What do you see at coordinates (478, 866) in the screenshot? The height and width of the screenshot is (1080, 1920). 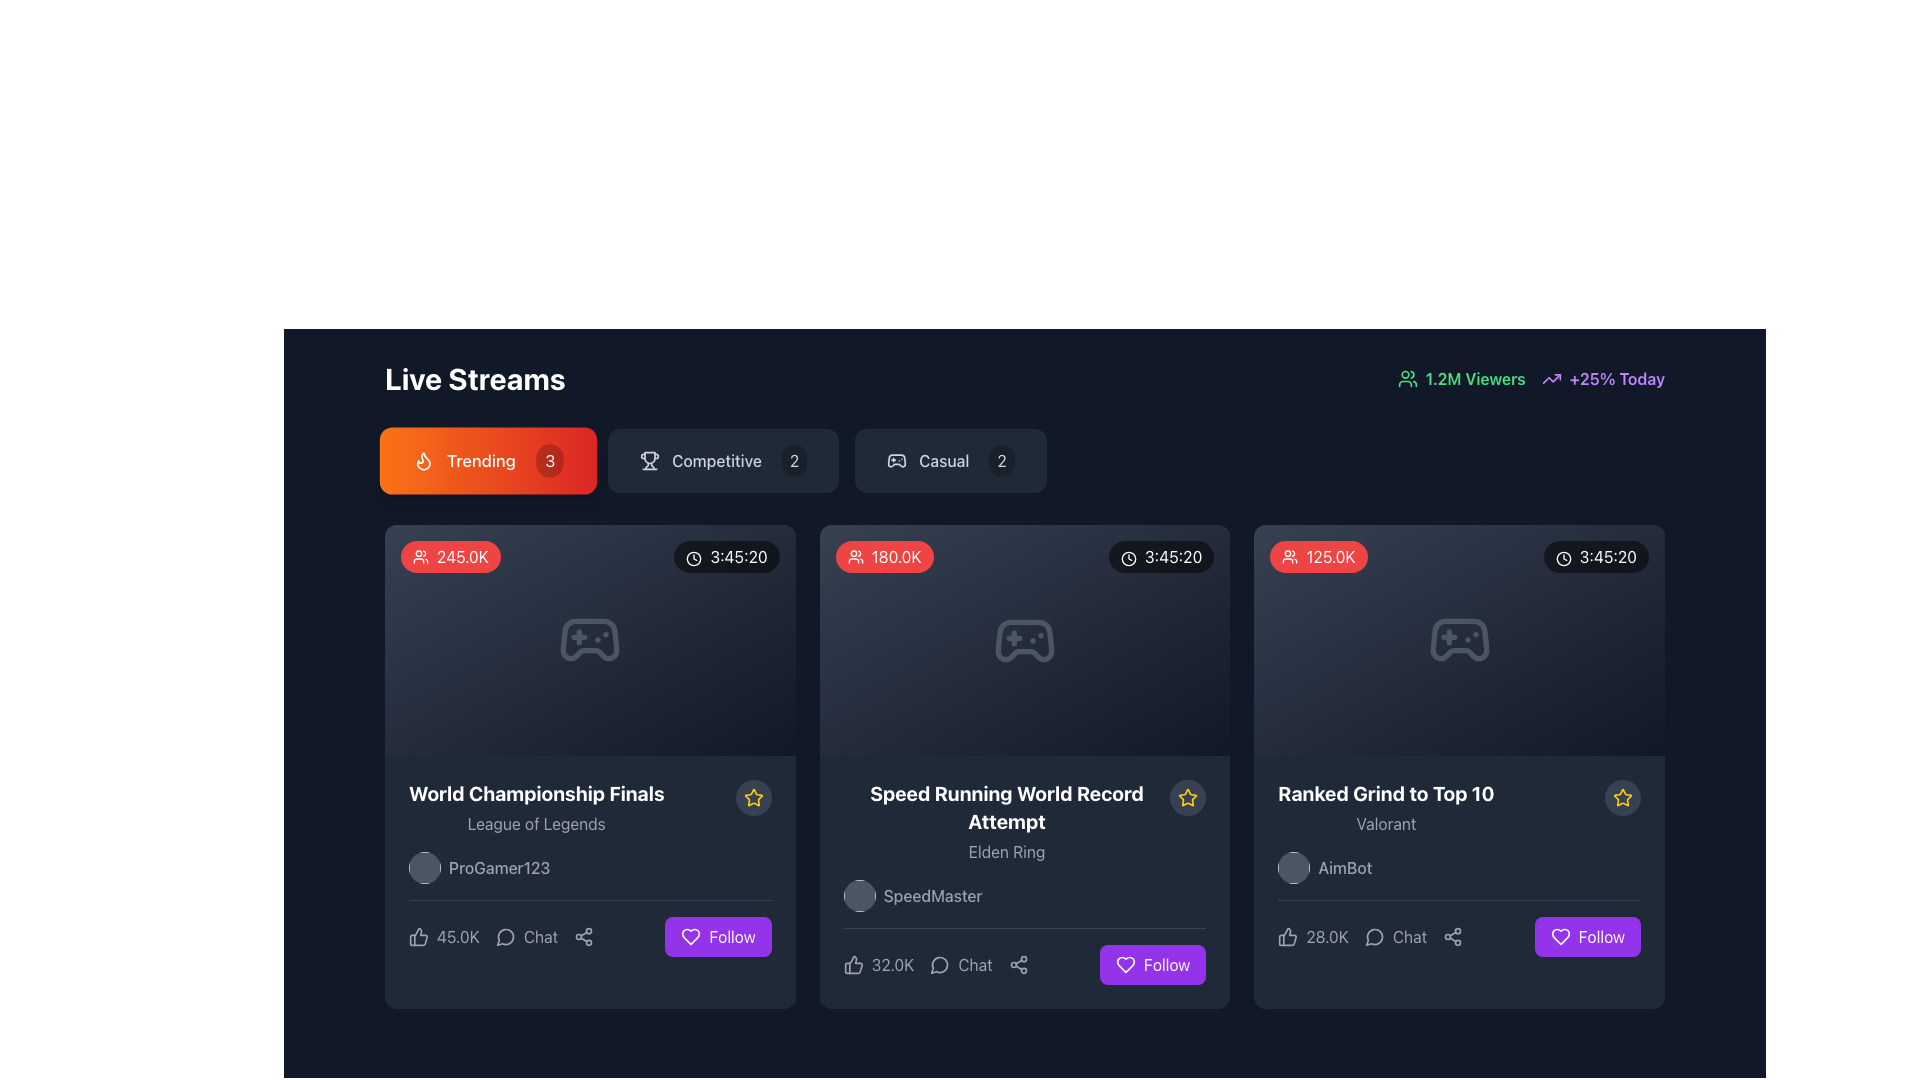 I see `the username text label located in the first column of the live stream cards section under the card titled 'World Championship Finals'` at bounding box center [478, 866].